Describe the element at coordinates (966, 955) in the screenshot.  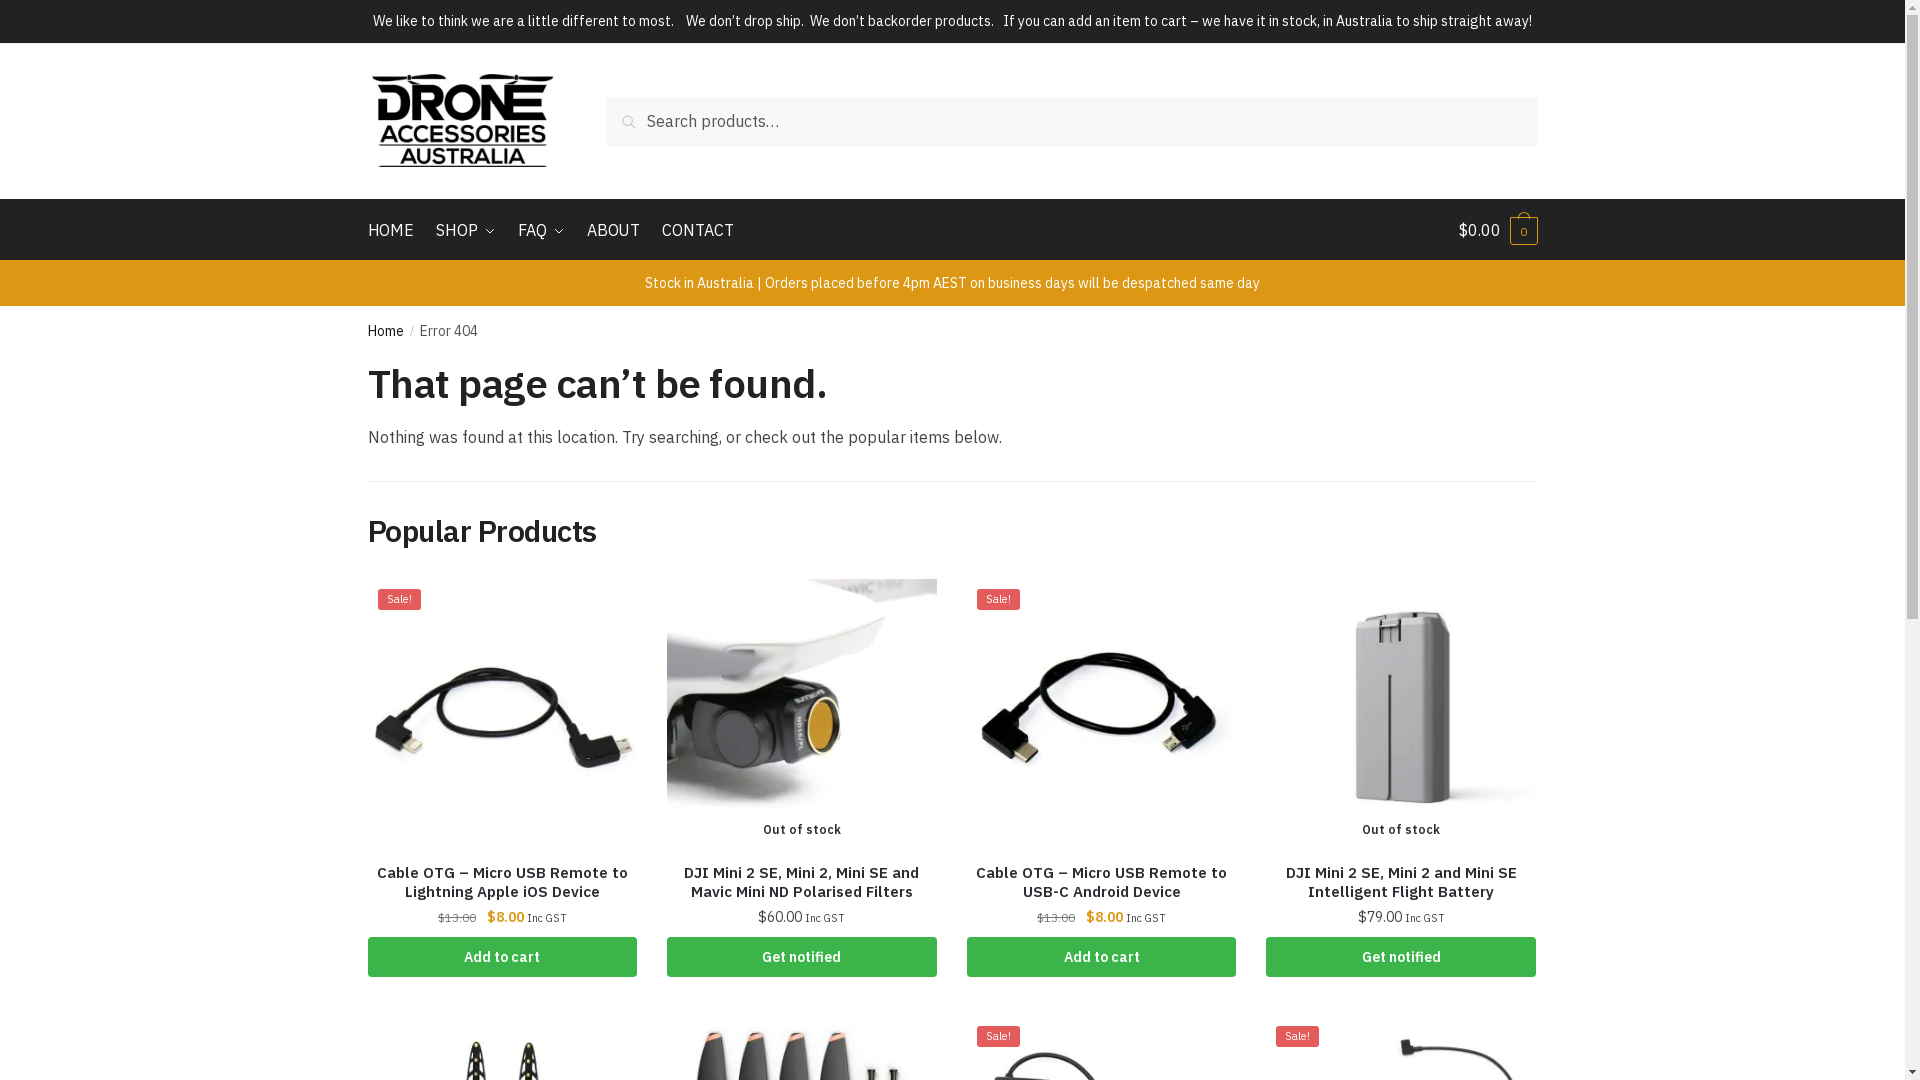
I see `'Add to cart'` at that location.